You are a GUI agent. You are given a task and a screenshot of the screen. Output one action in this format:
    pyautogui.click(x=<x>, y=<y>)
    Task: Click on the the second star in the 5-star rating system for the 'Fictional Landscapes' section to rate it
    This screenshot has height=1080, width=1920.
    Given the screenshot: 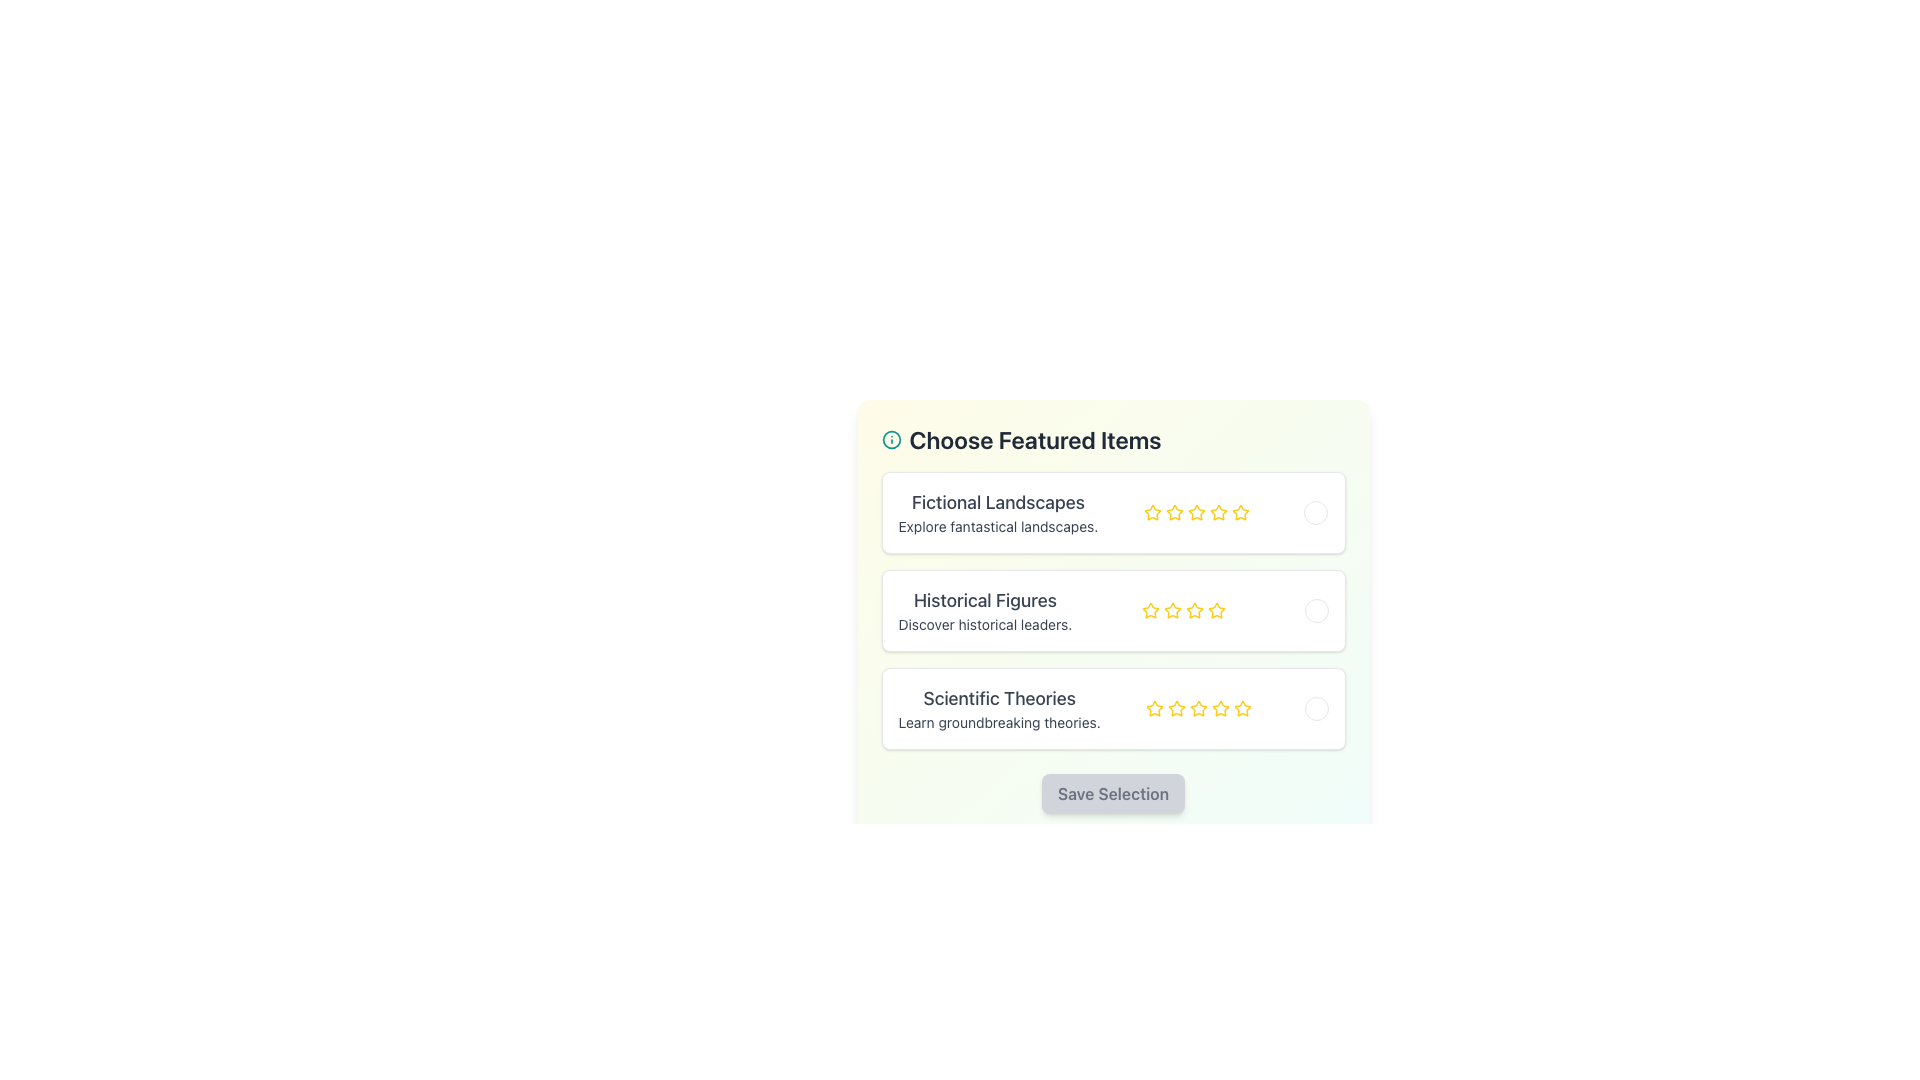 What is the action you would take?
    pyautogui.click(x=1197, y=511)
    